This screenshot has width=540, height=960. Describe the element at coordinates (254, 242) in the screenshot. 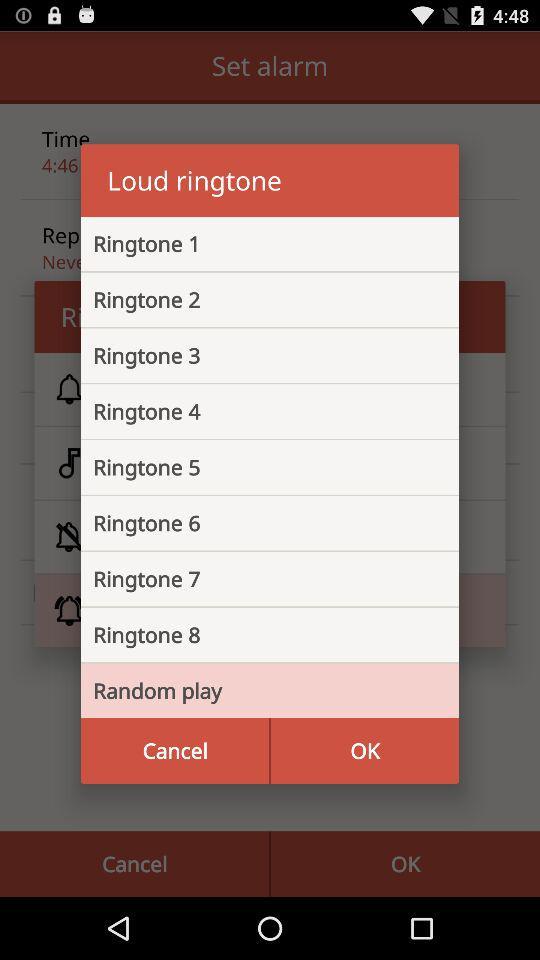

I see `app below loud ringtone item` at that location.